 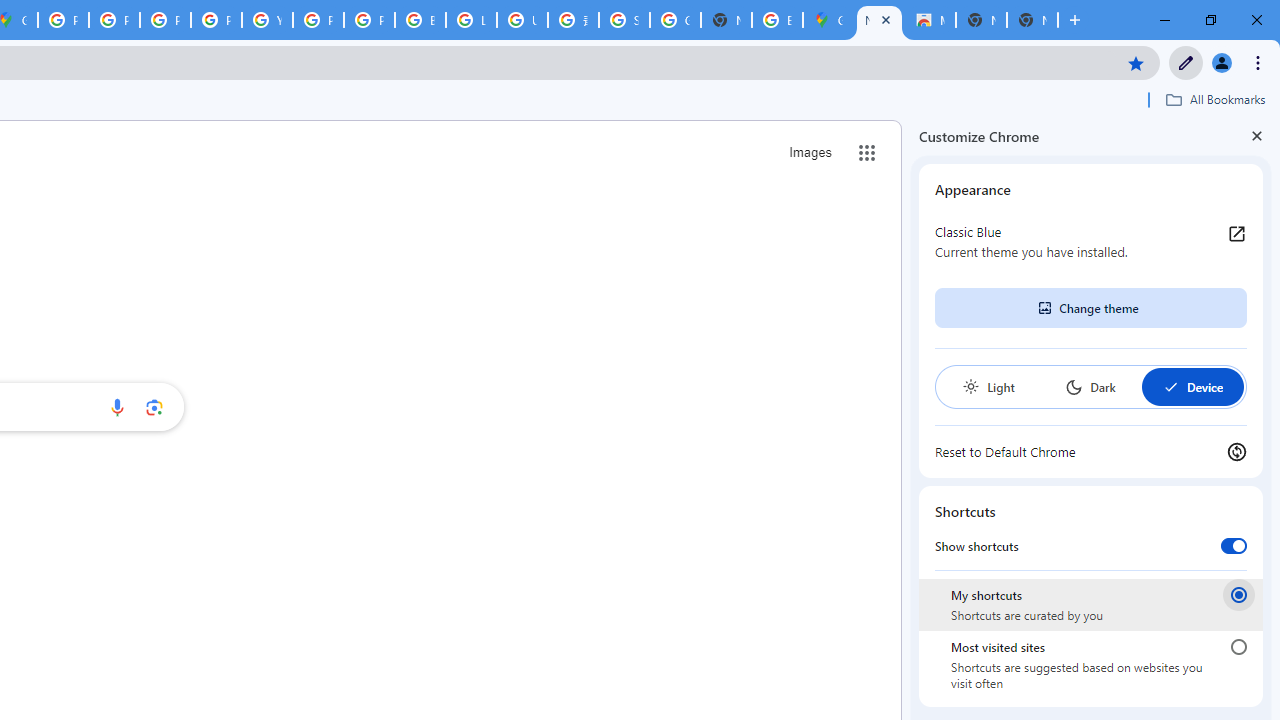 What do you see at coordinates (775, 20) in the screenshot?
I see `'Explore new street-level details - Google Maps Help'` at bounding box center [775, 20].